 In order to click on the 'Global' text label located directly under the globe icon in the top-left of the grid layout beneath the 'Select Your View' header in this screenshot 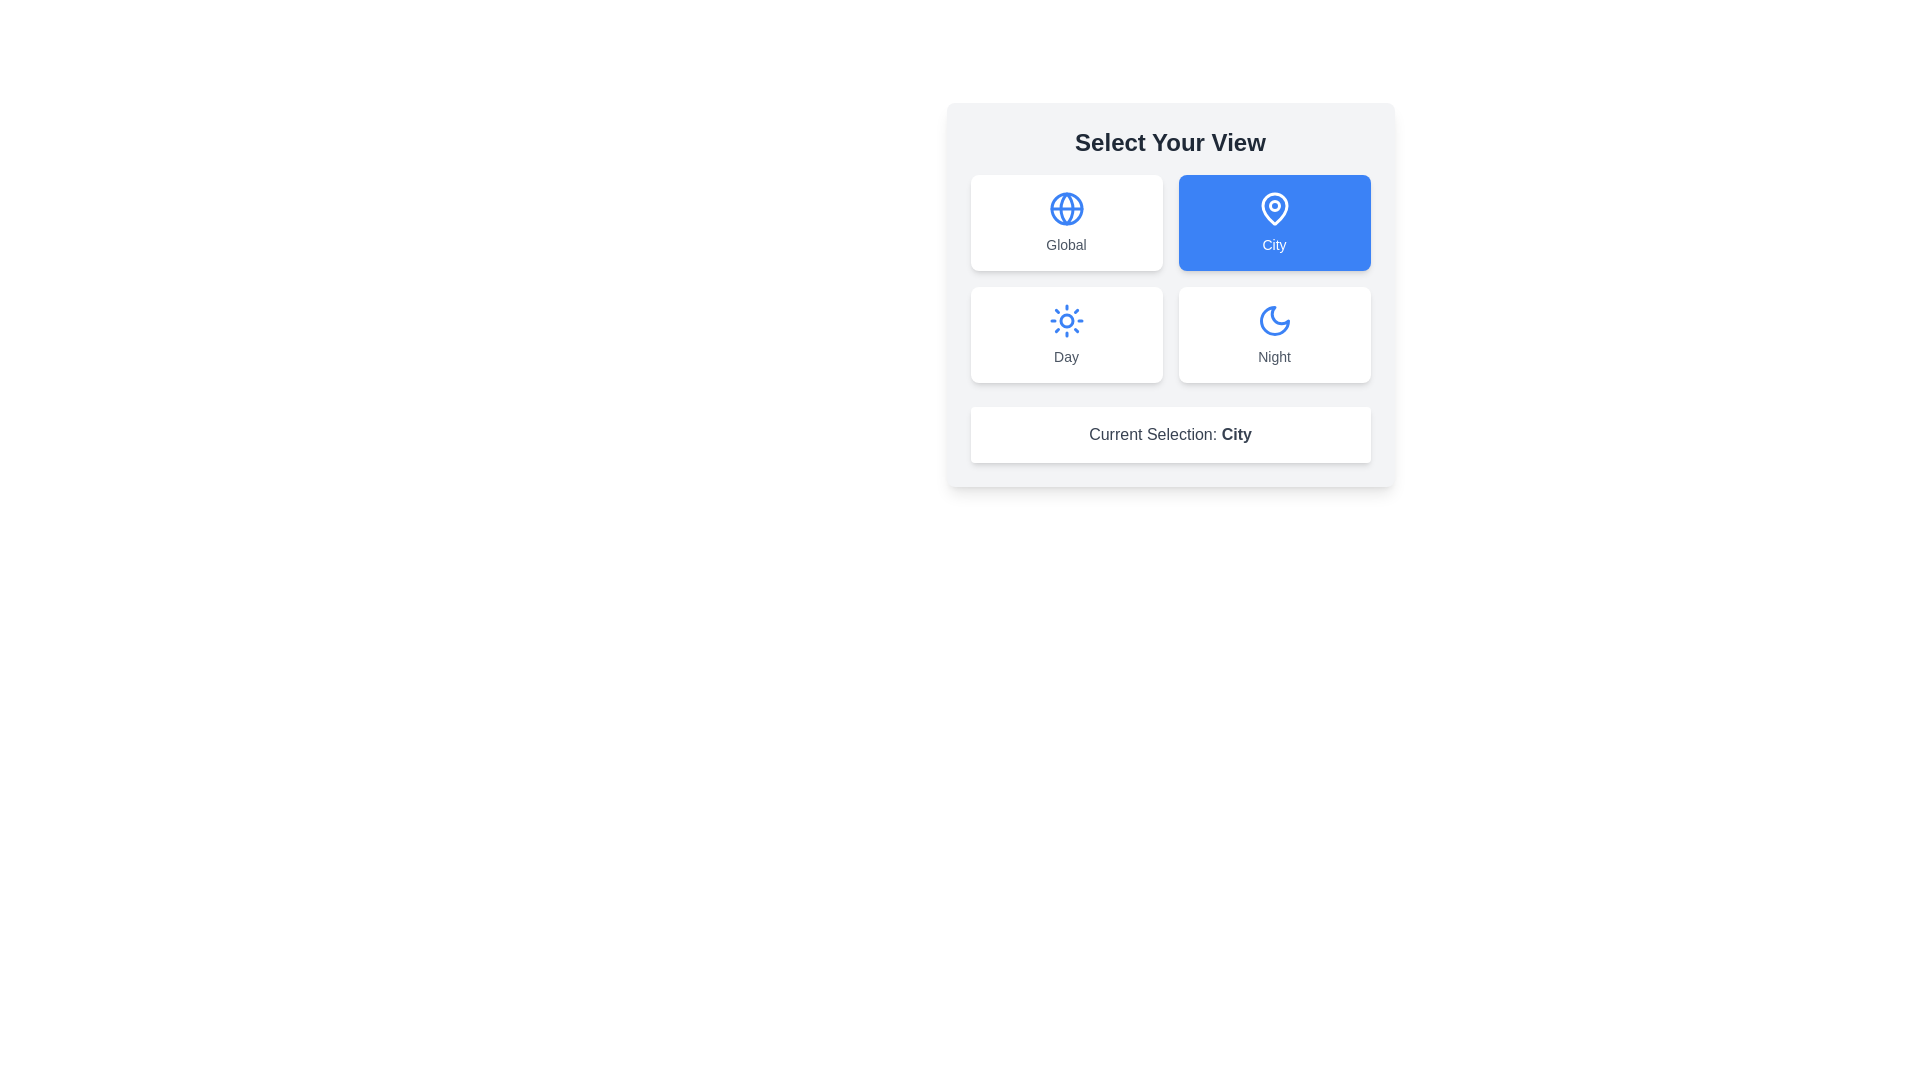, I will do `click(1065, 244)`.